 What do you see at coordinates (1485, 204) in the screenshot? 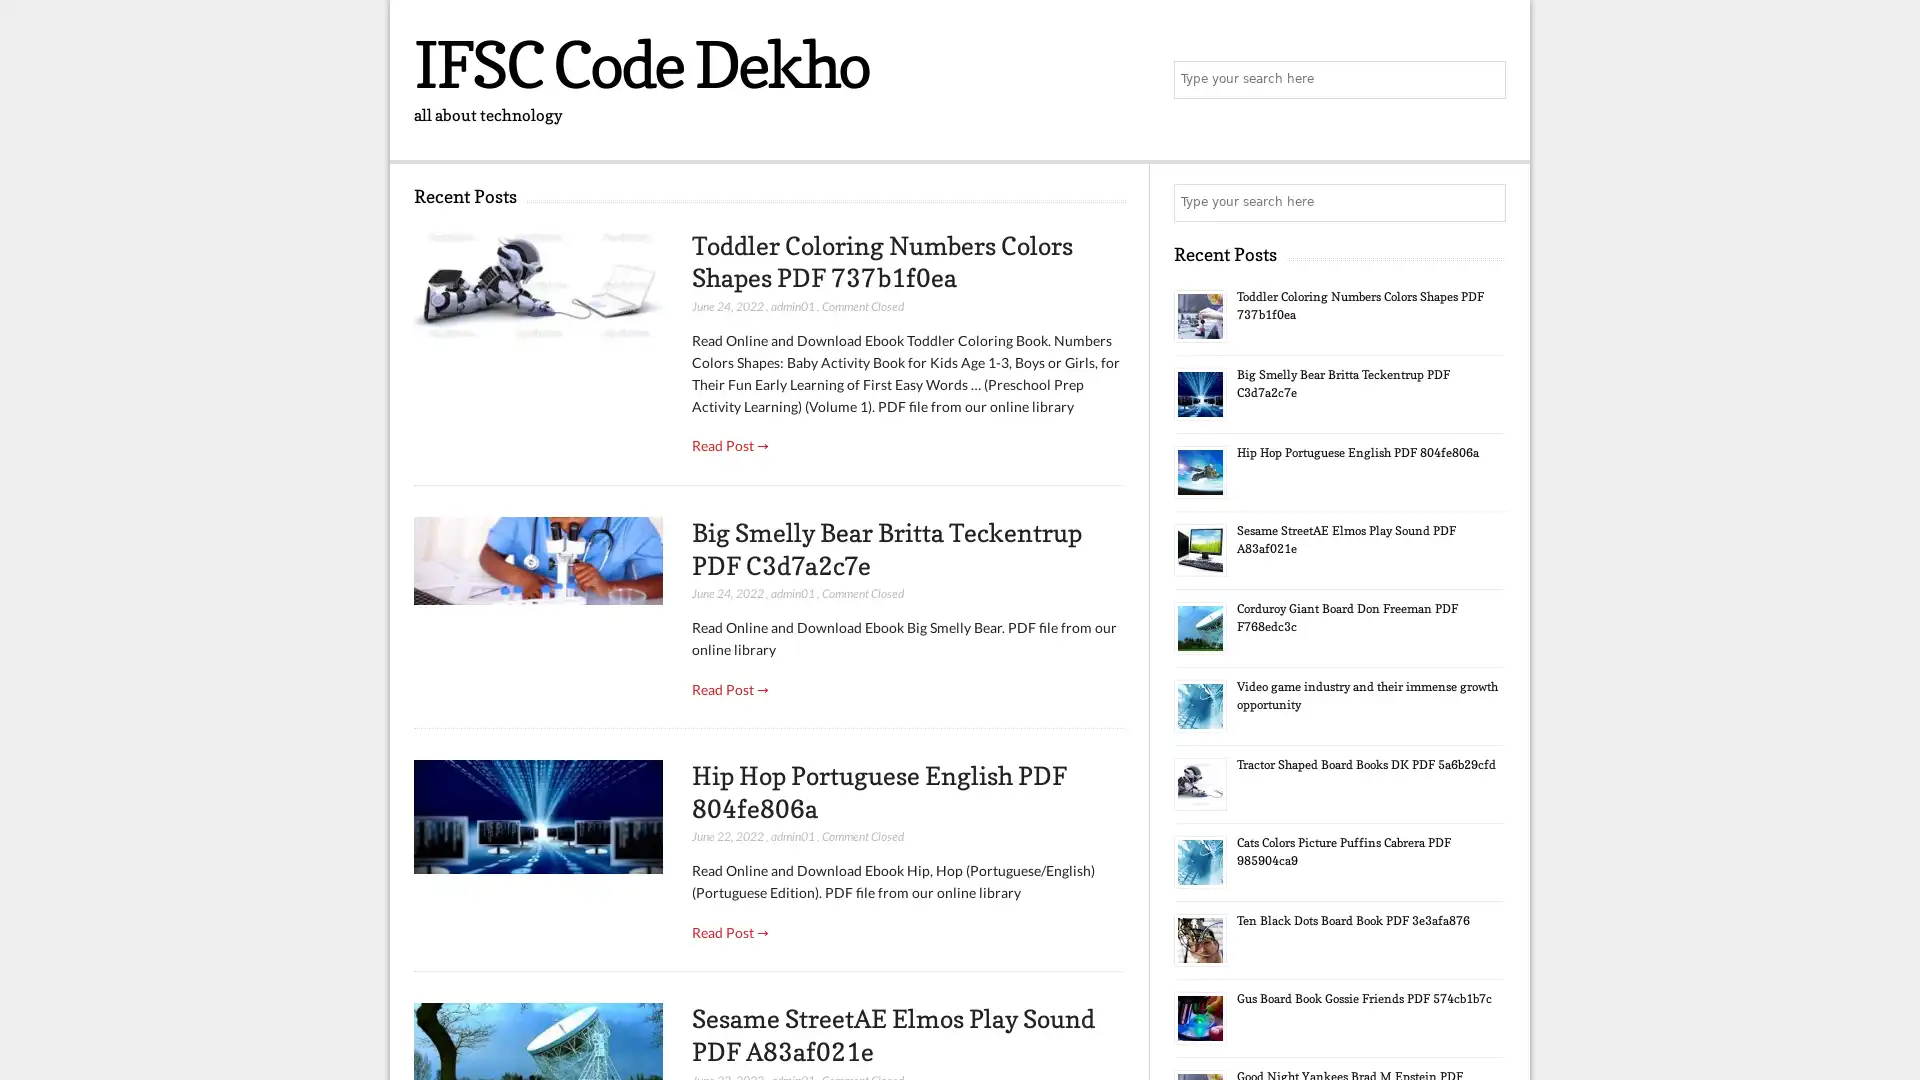
I see `Search` at bounding box center [1485, 204].